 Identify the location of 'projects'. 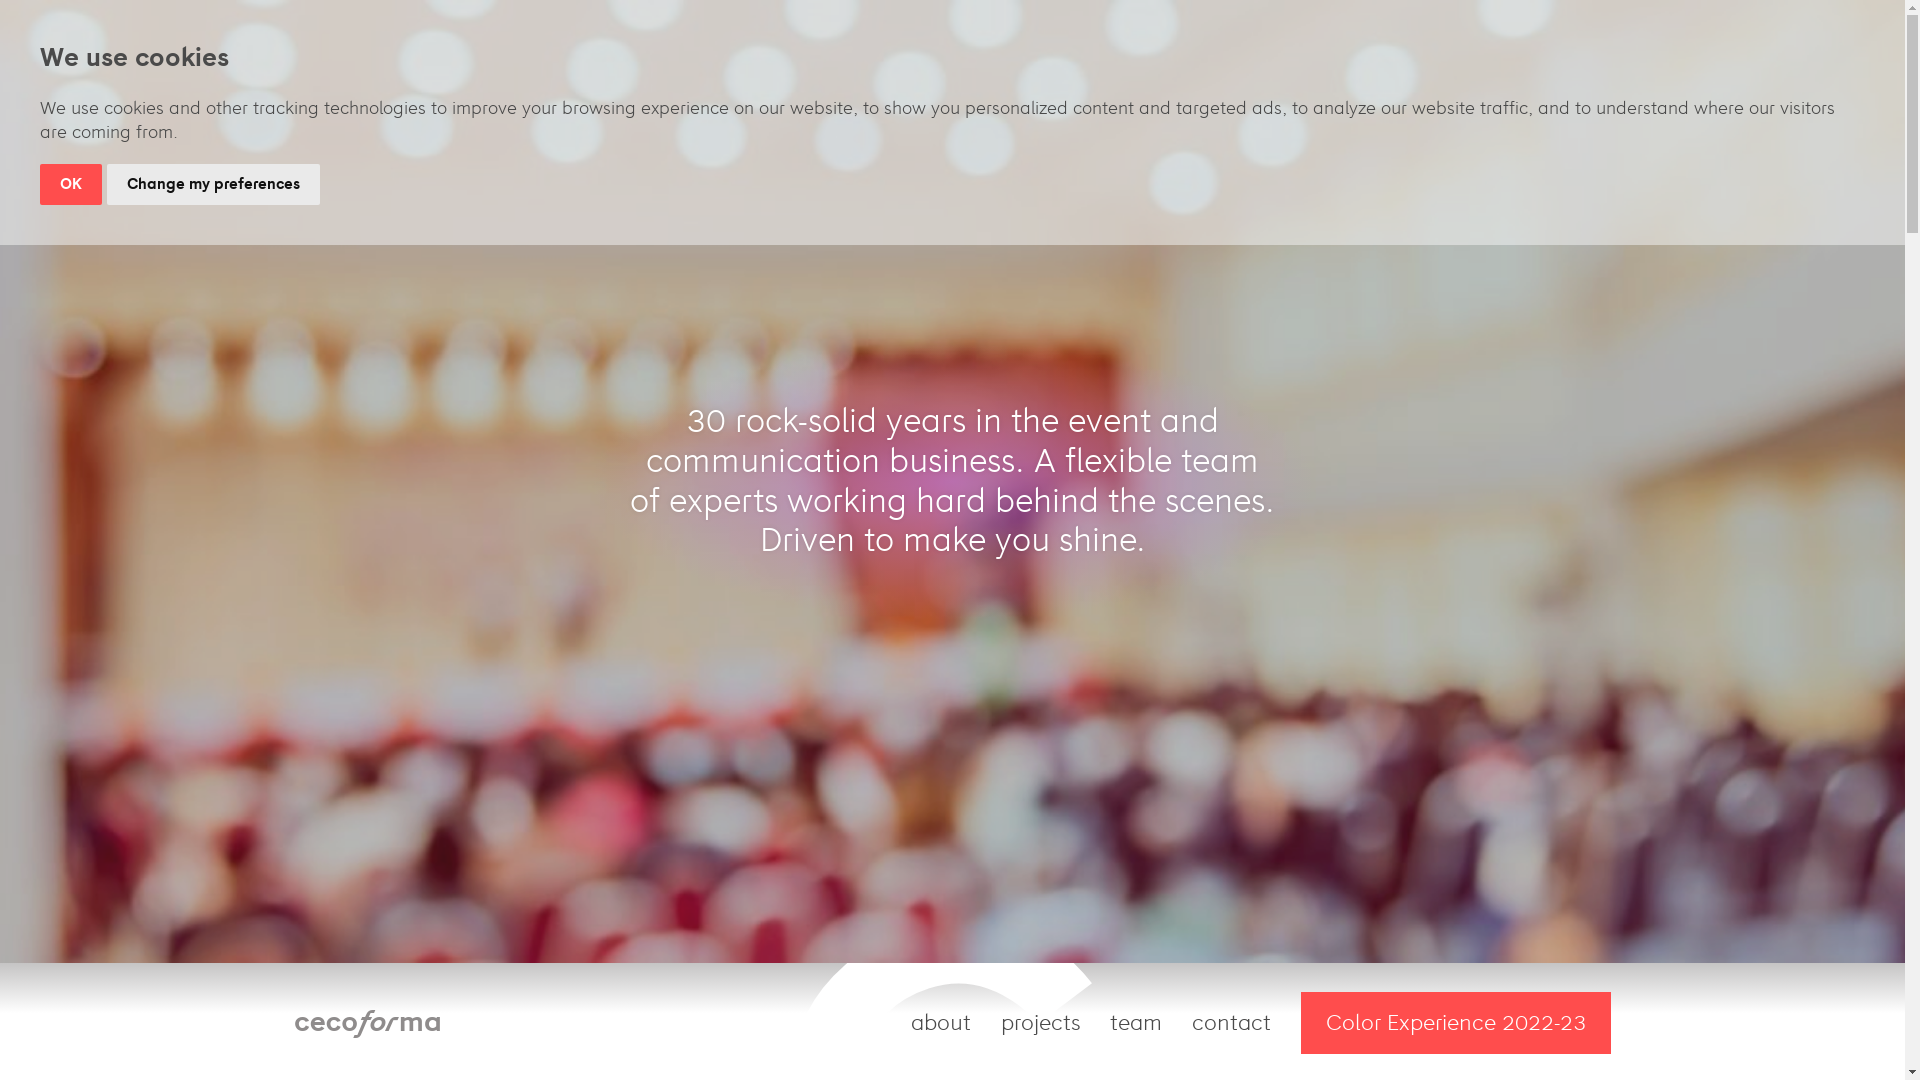
(1040, 1022).